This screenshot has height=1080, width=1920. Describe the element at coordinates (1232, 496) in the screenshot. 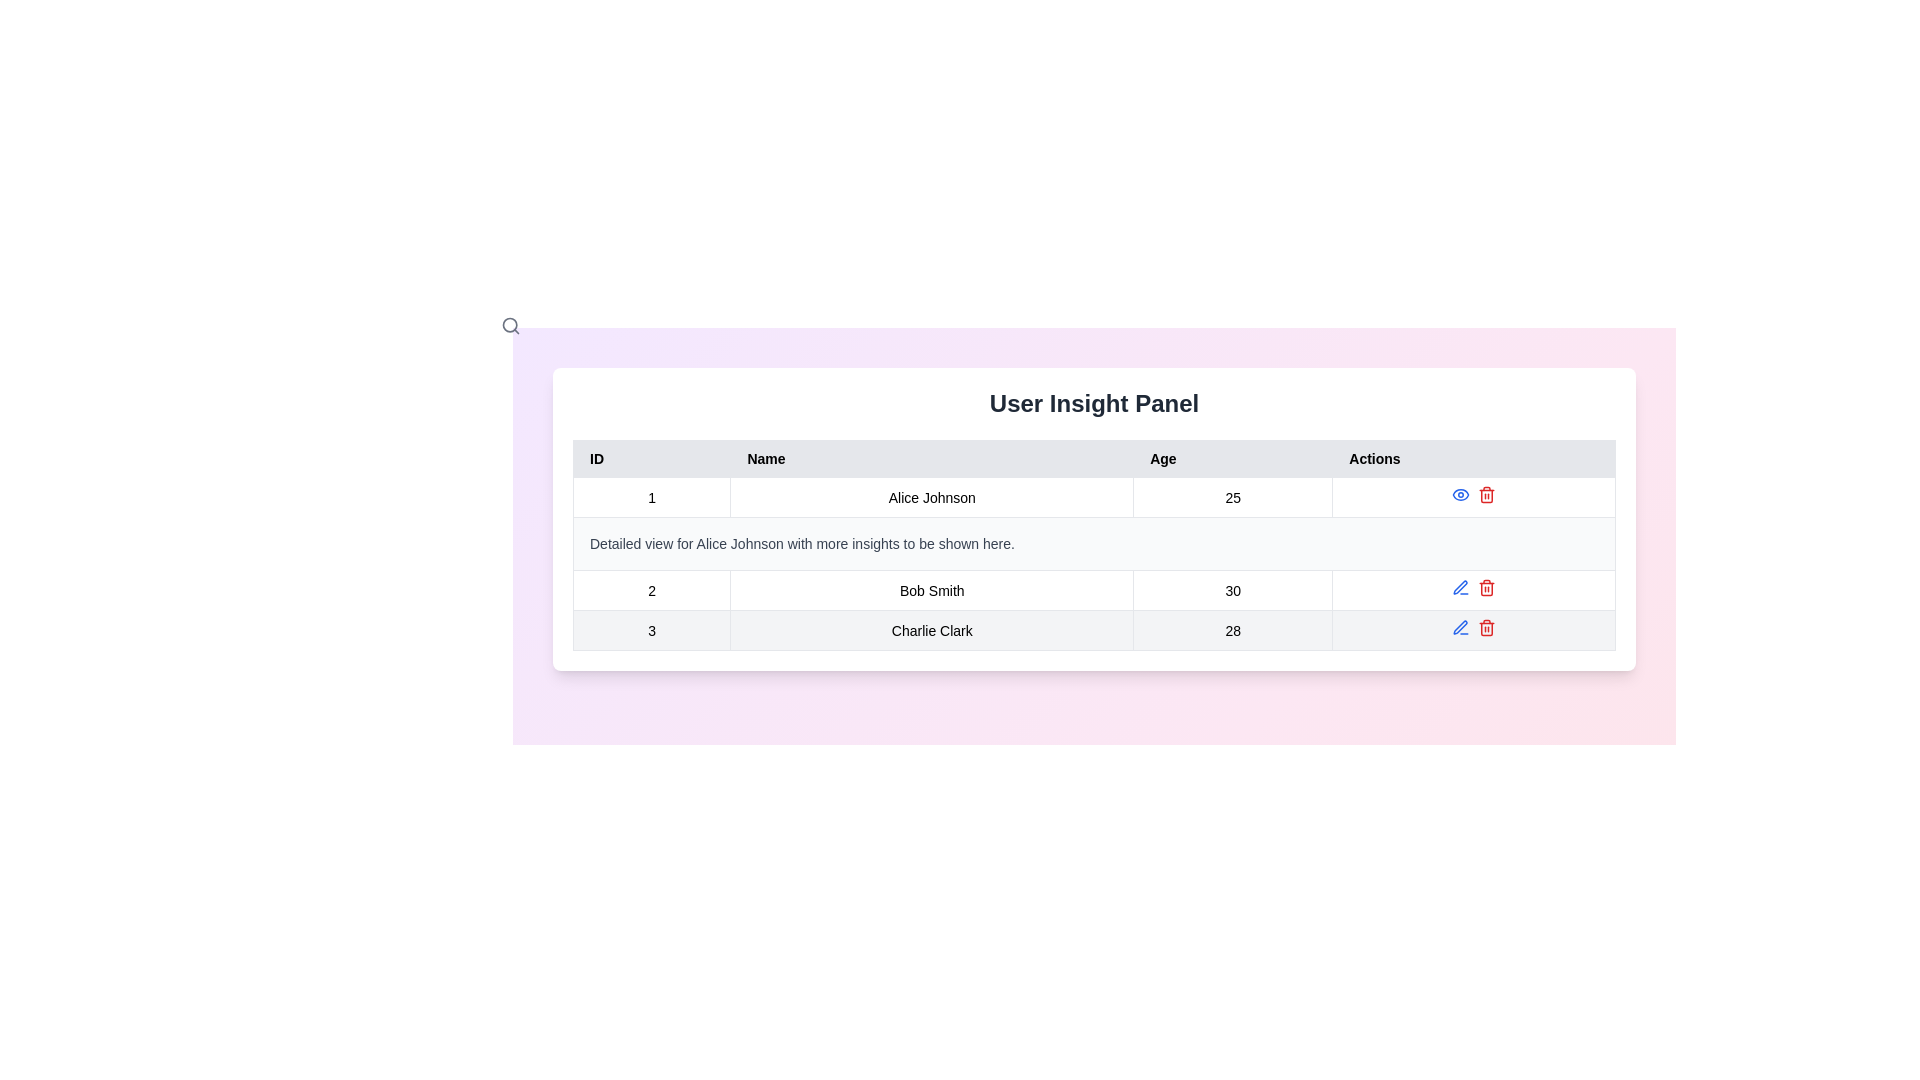

I see `the numeric label displaying the value '25' in the 'Age' column of the first data row in the table` at that location.